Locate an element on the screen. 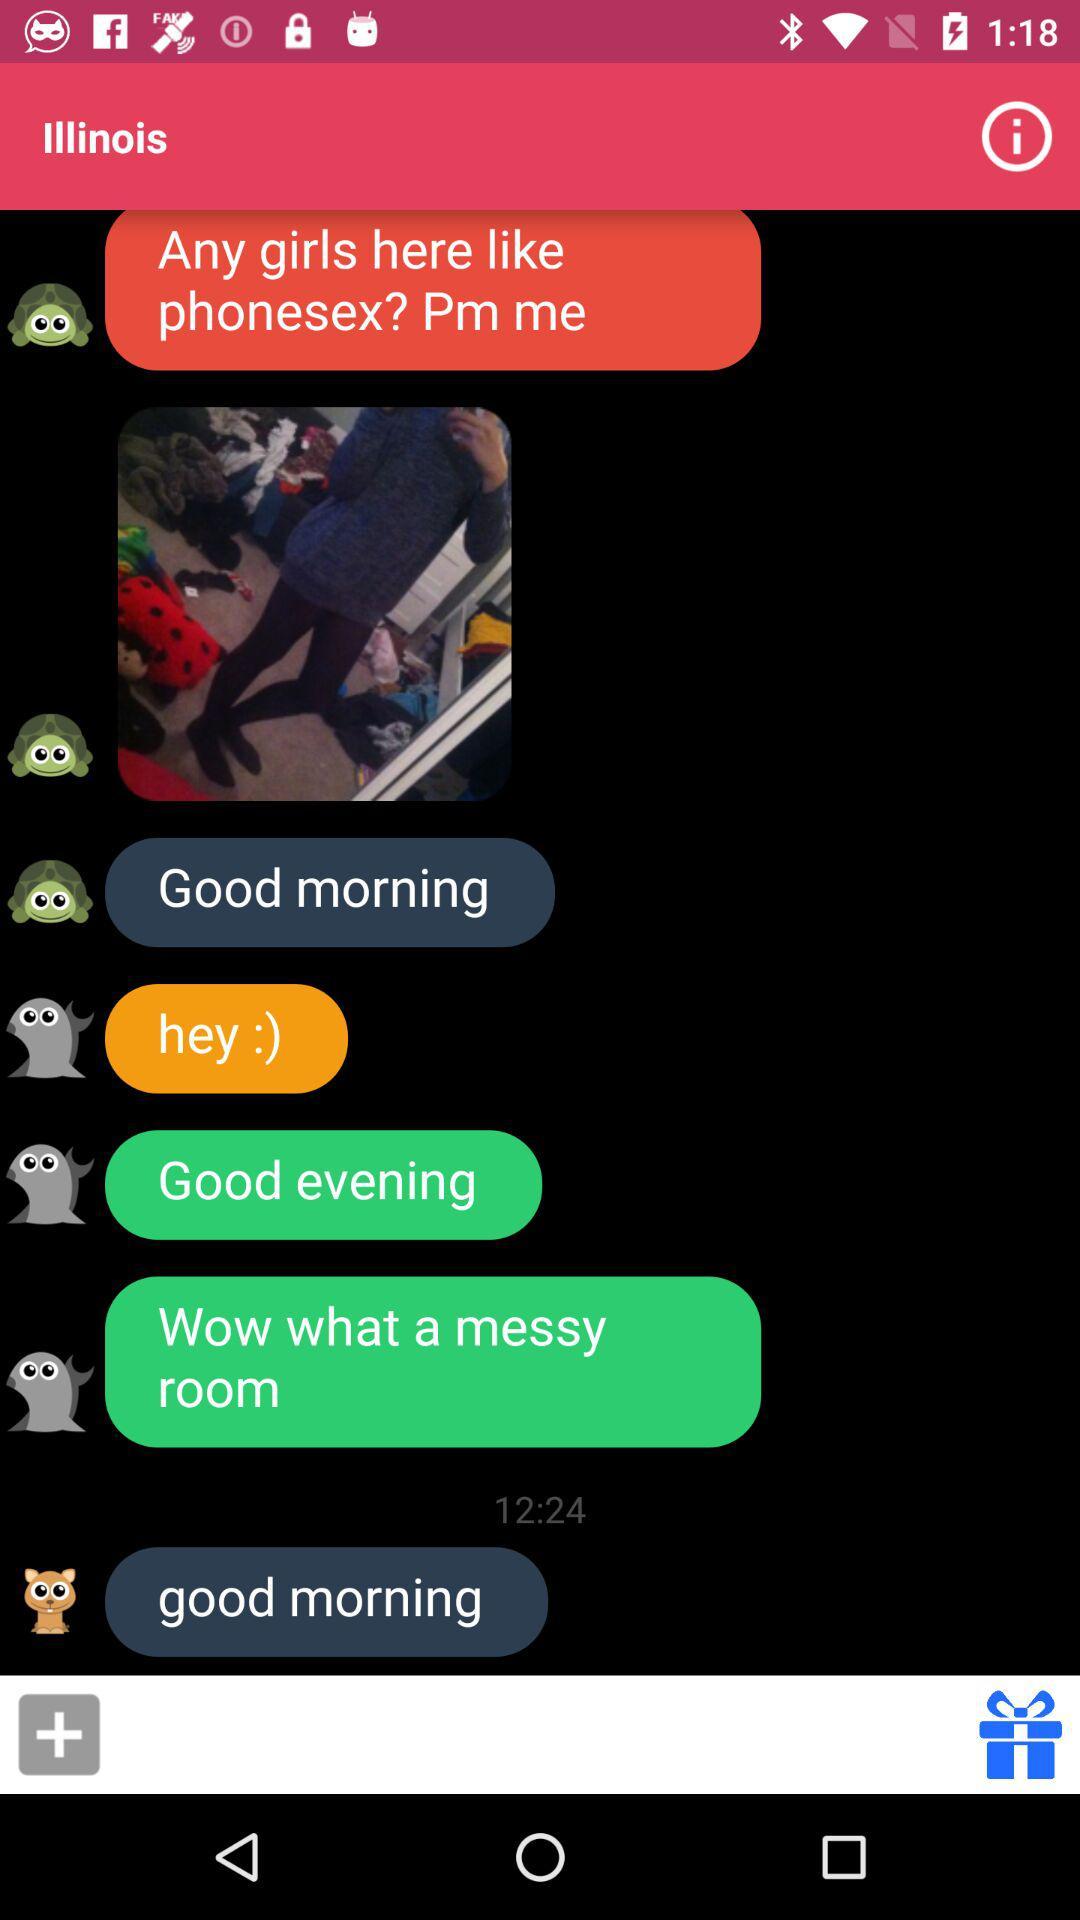  send a gift is located at coordinates (1020, 1733).